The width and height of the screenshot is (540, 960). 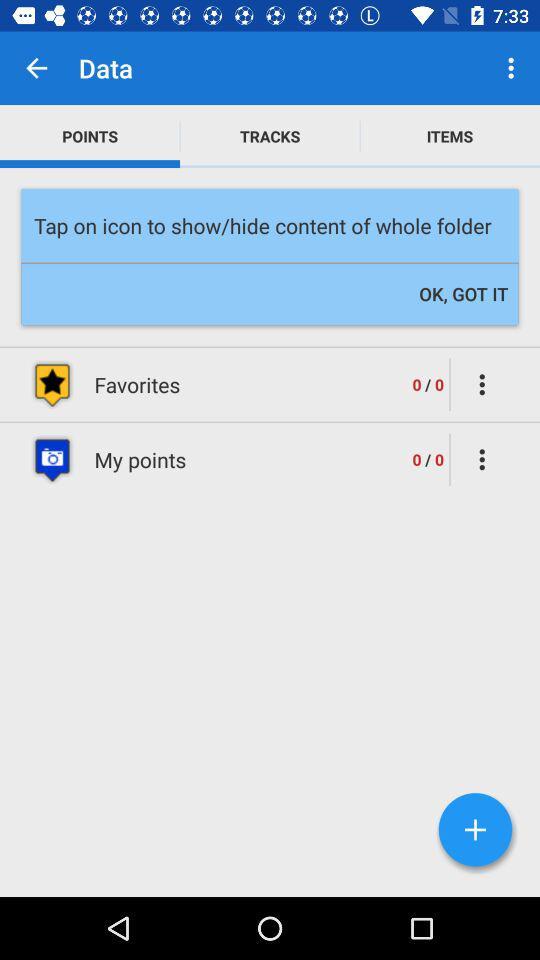 What do you see at coordinates (270, 135) in the screenshot?
I see `item to the right of points` at bounding box center [270, 135].